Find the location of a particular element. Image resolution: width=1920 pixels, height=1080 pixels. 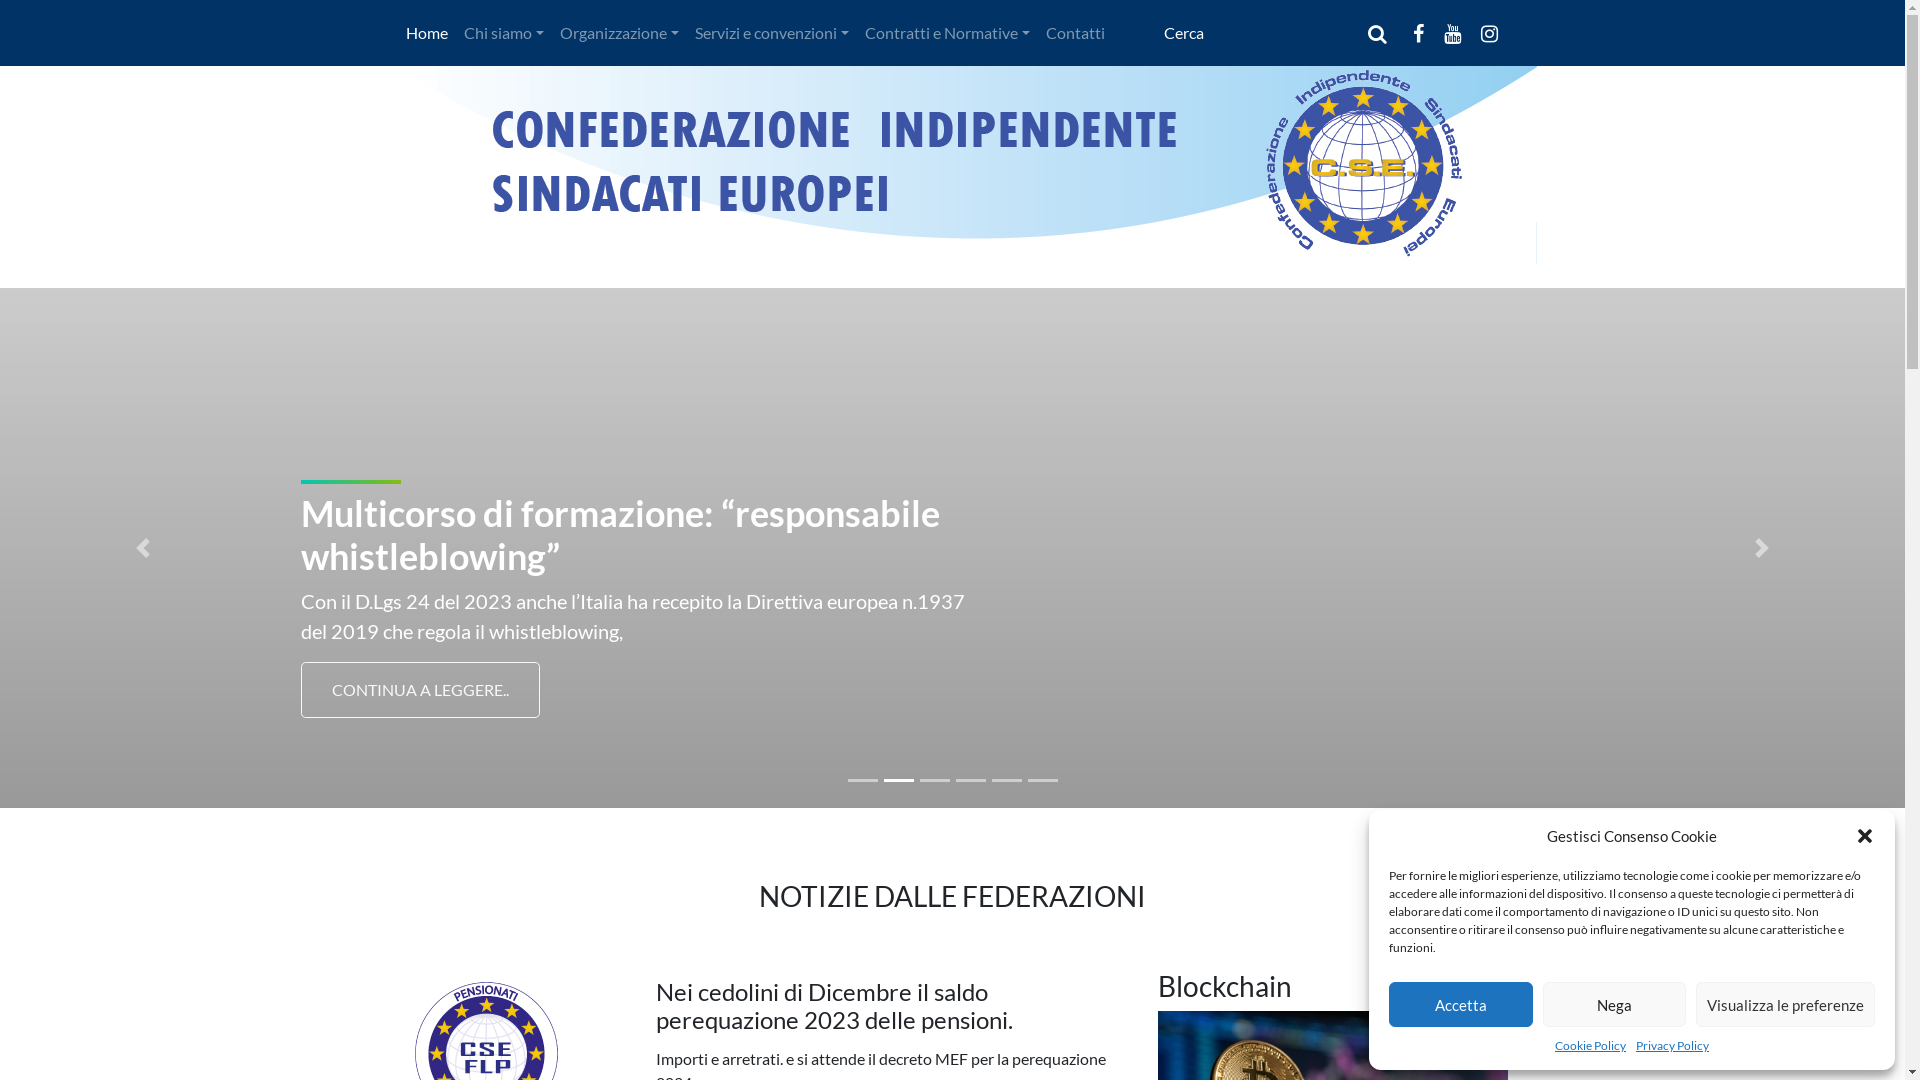

'Nega' is located at coordinates (1613, 1004).